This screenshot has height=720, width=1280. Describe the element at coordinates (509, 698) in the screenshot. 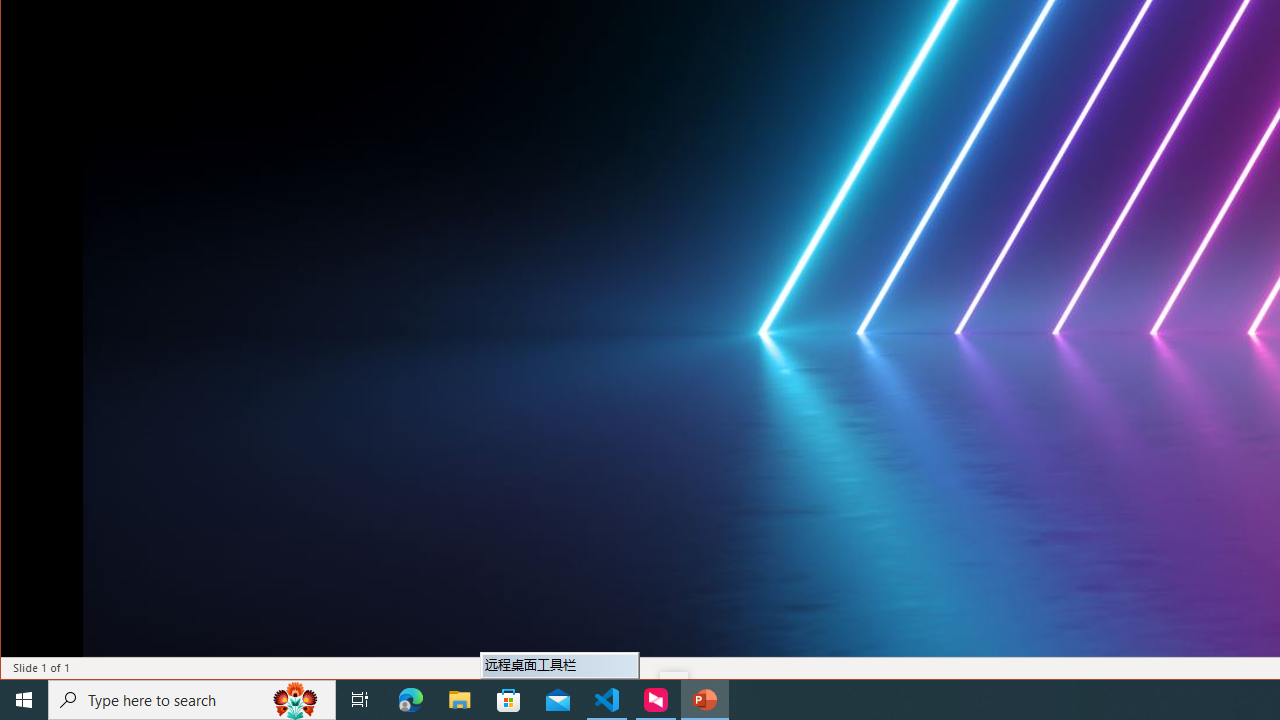

I see `'Microsoft Store'` at that location.